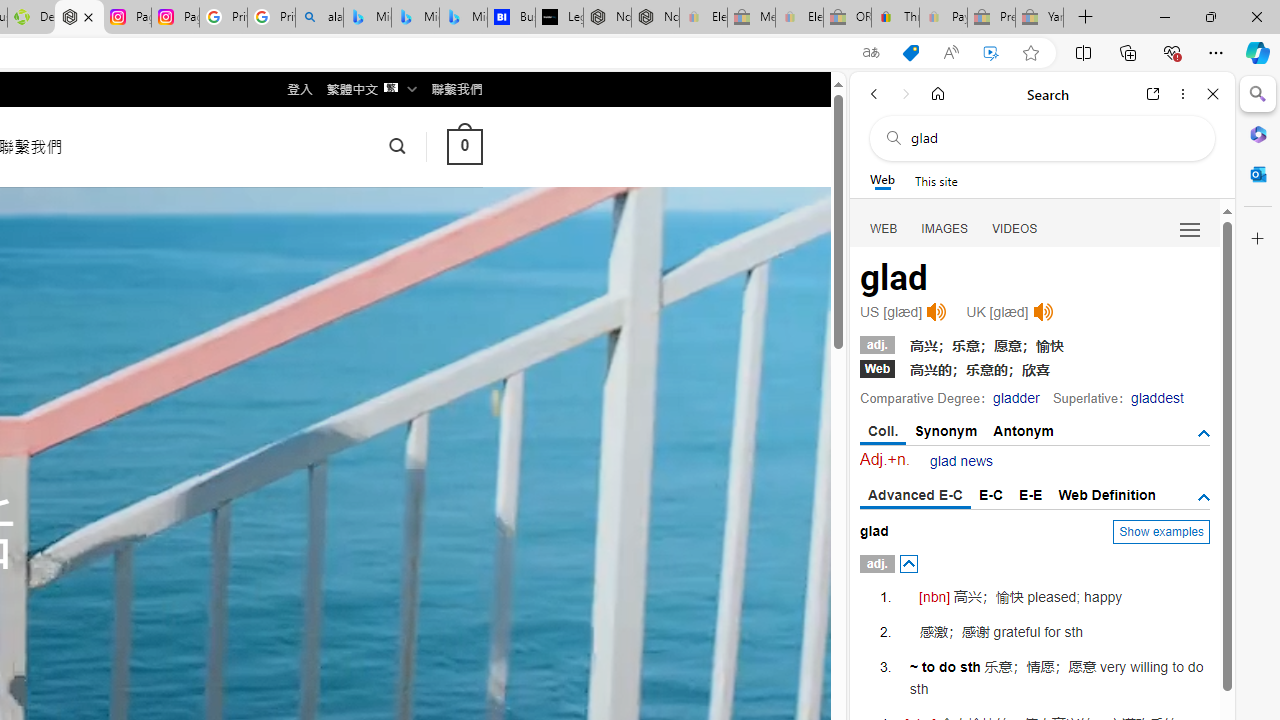 This screenshot has width=1280, height=720. Describe the element at coordinates (1128, 51) in the screenshot. I see `'Collections'` at that location.